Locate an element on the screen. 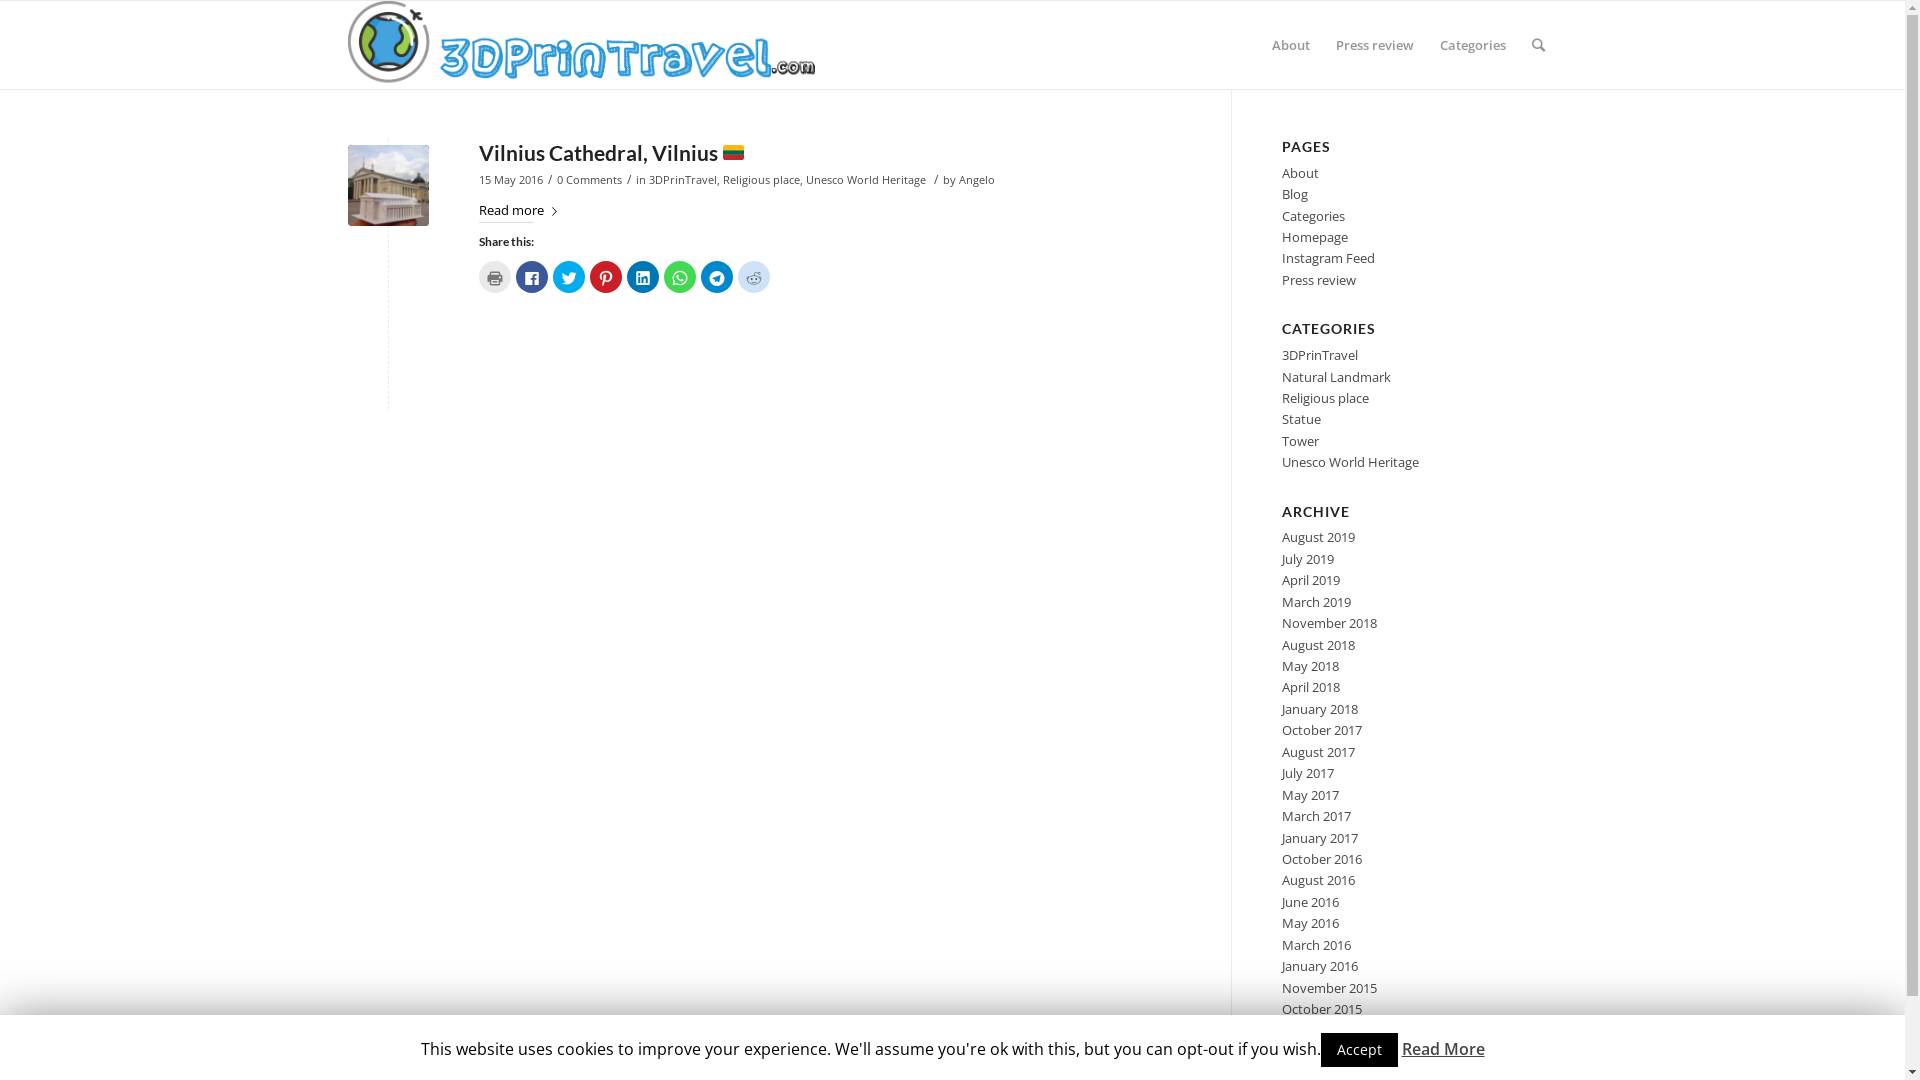 The image size is (1920, 1080). 'Read More' is located at coordinates (1400, 1048).